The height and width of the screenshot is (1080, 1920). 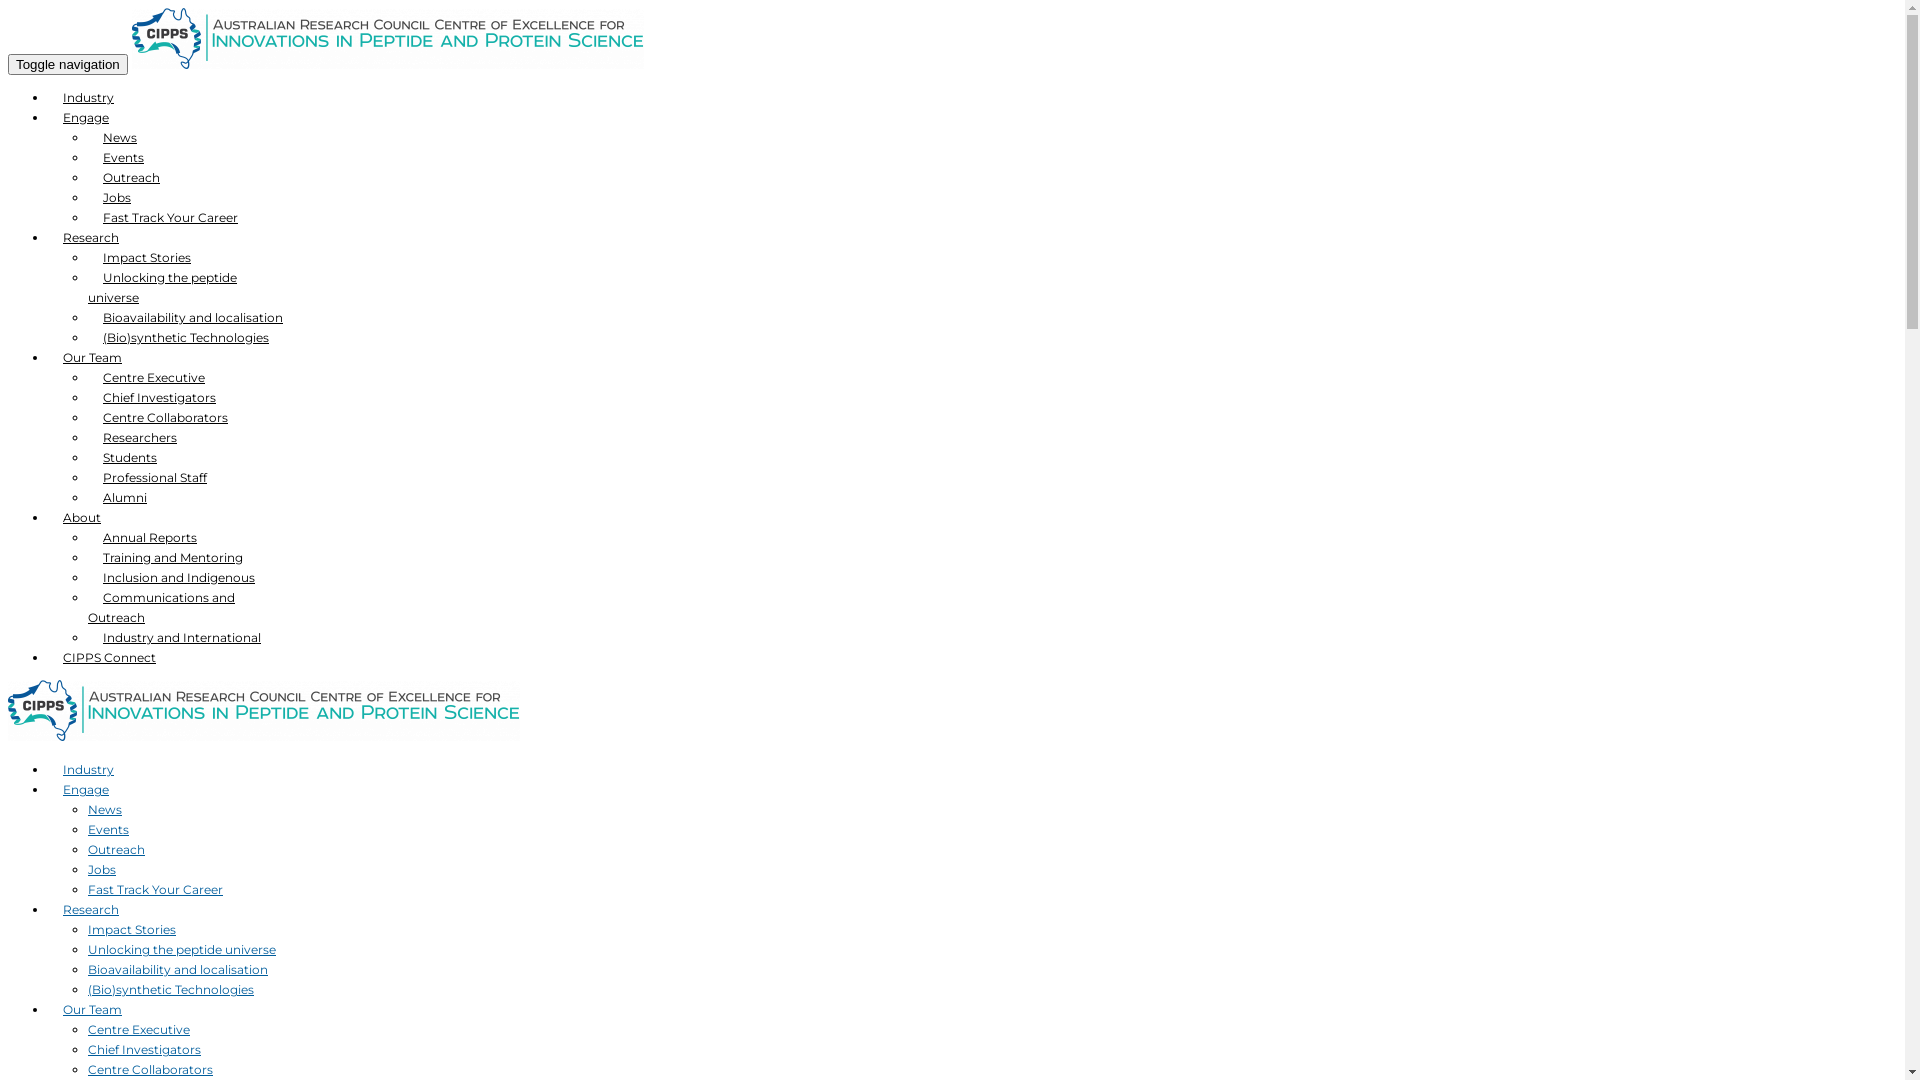 I want to click on 'Toggle navigation', so click(x=67, y=63).